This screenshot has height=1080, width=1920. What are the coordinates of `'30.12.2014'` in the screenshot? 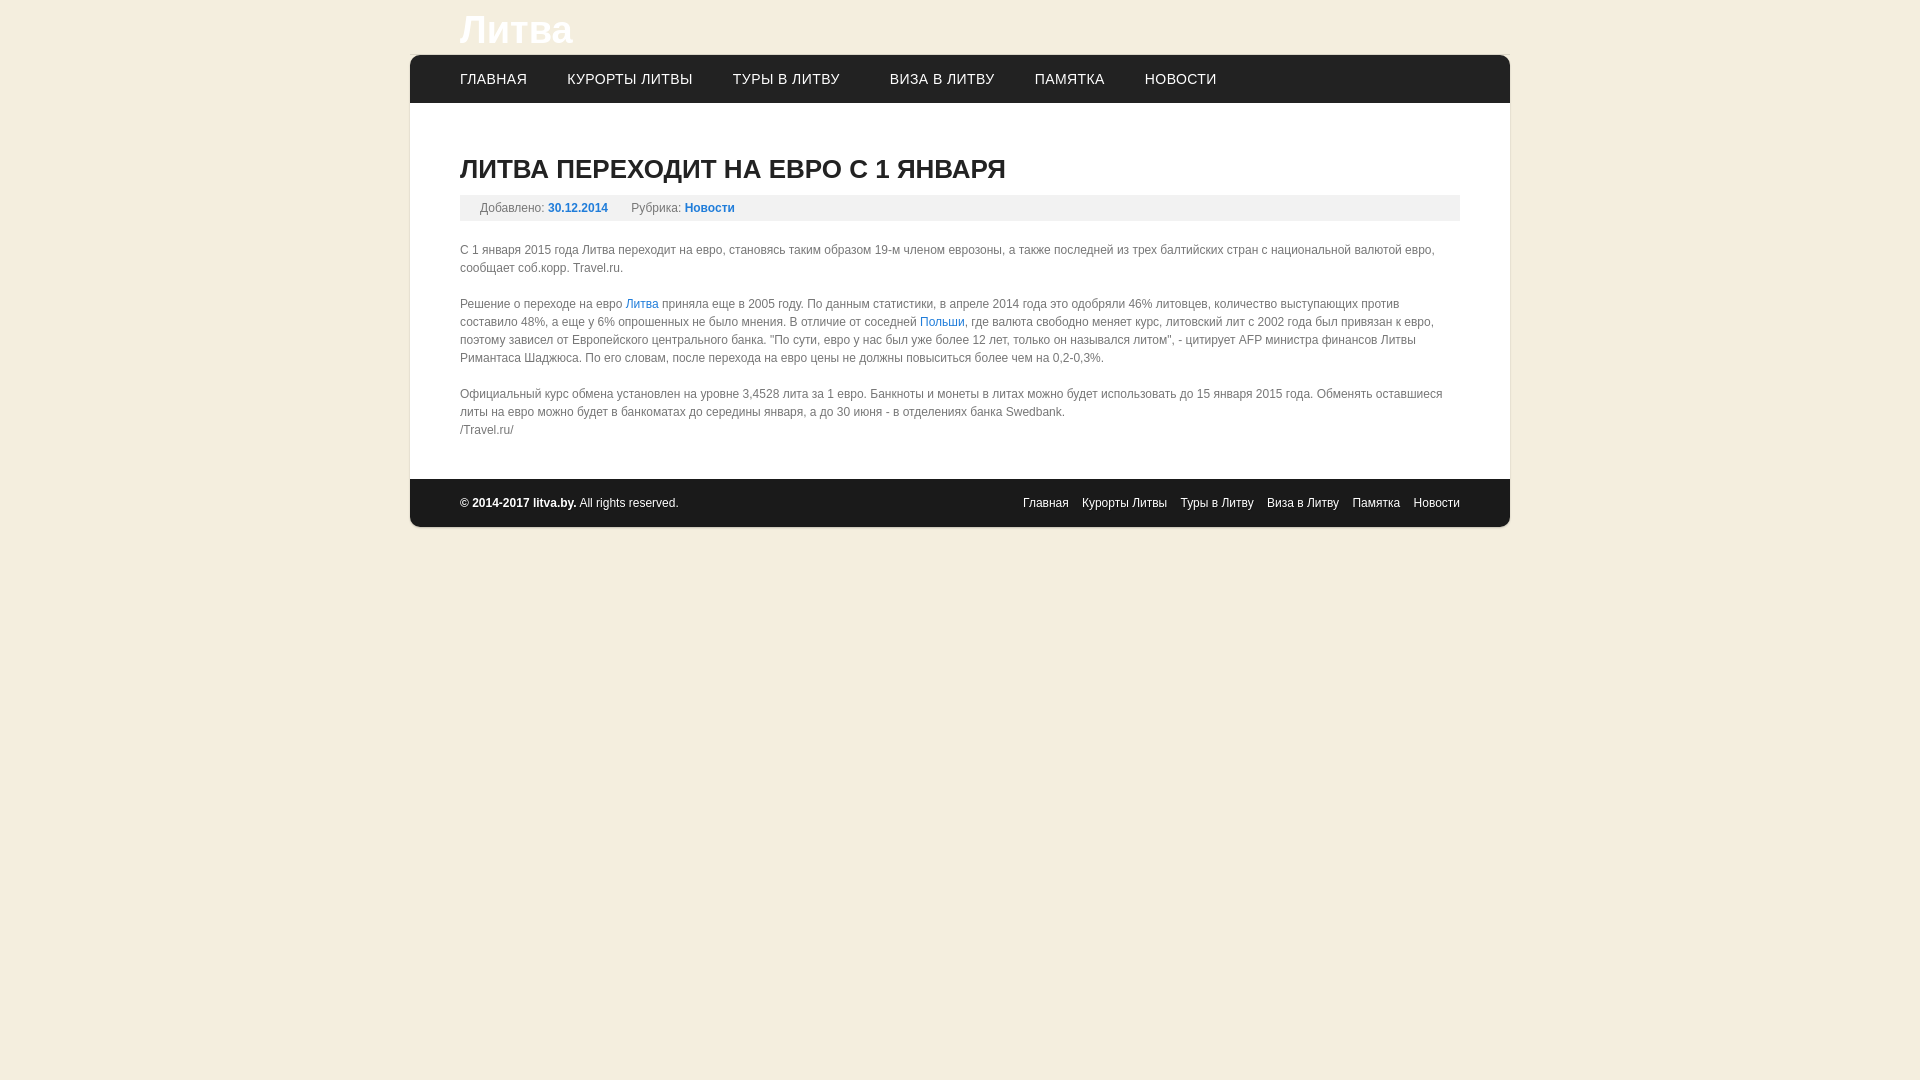 It's located at (547, 208).